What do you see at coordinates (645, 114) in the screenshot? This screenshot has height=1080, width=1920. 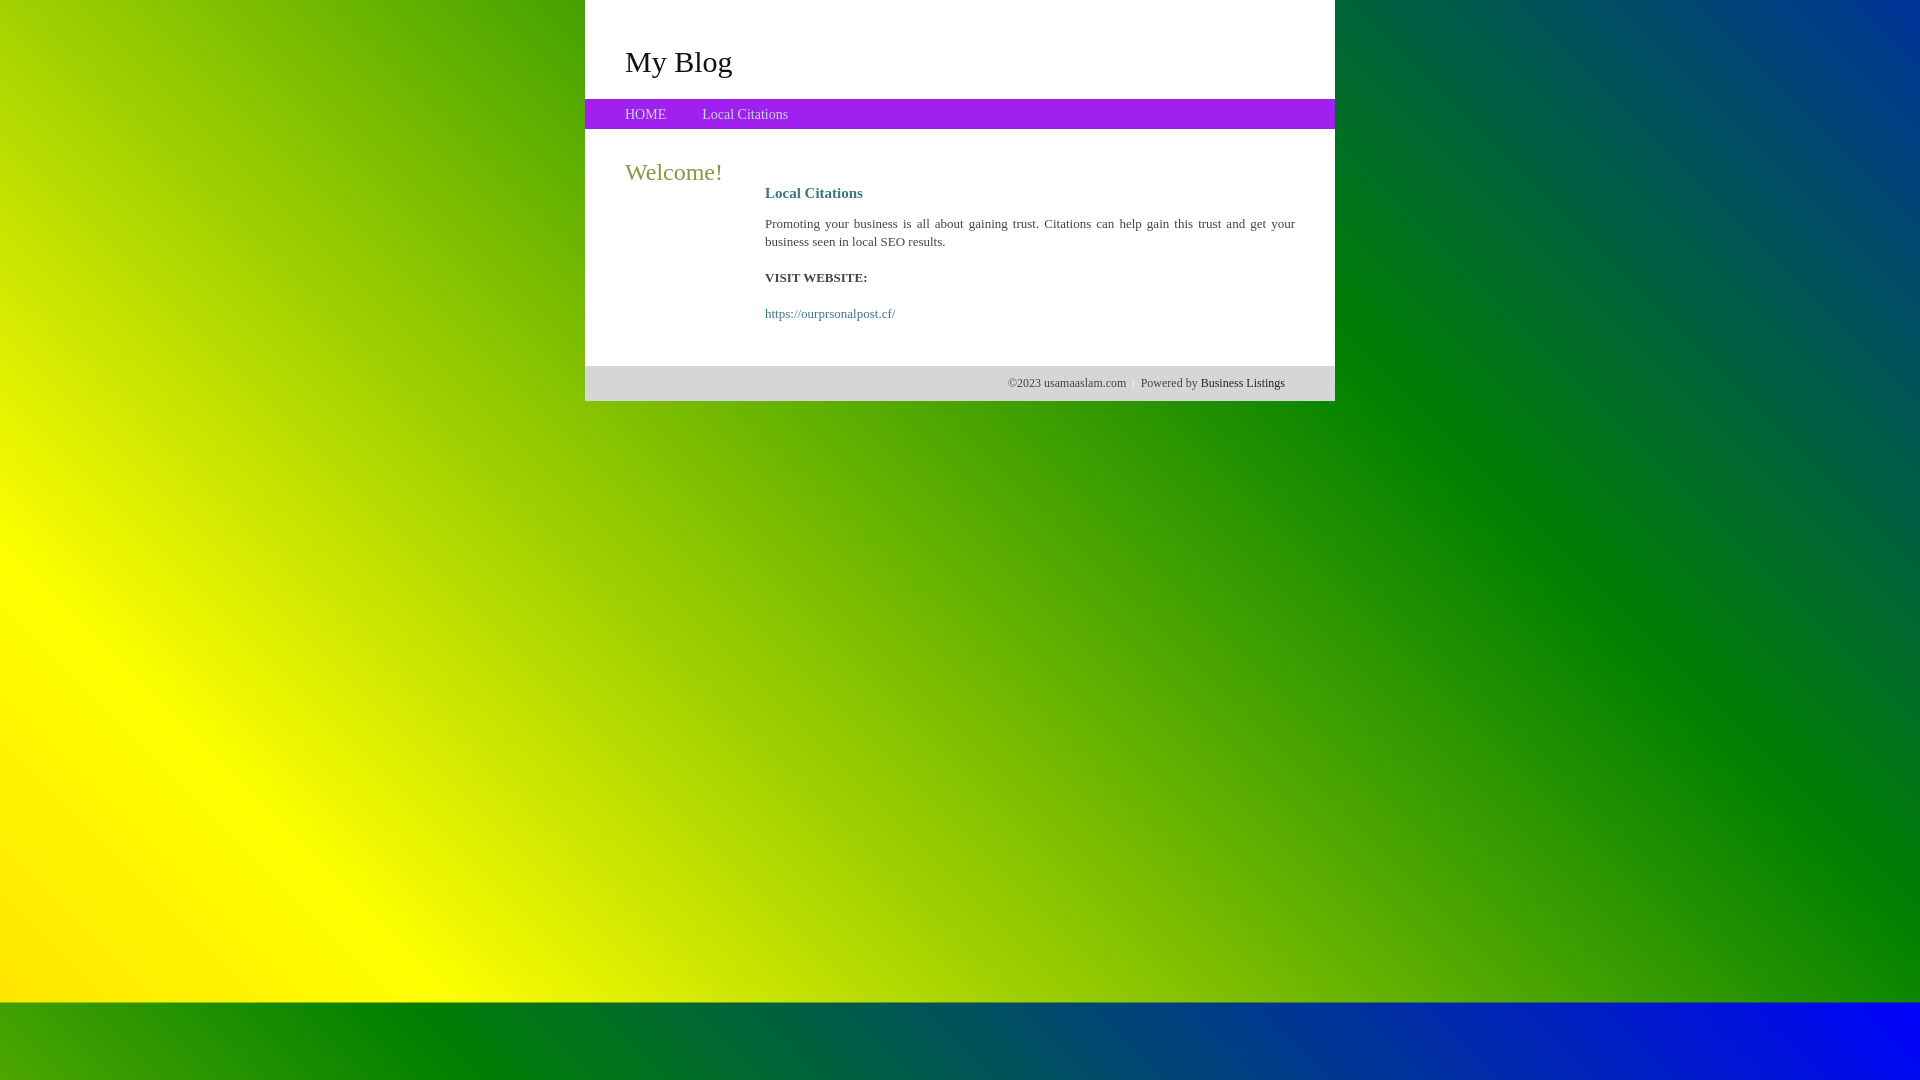 I see `'HOME'` at bounding box center [645, 114].